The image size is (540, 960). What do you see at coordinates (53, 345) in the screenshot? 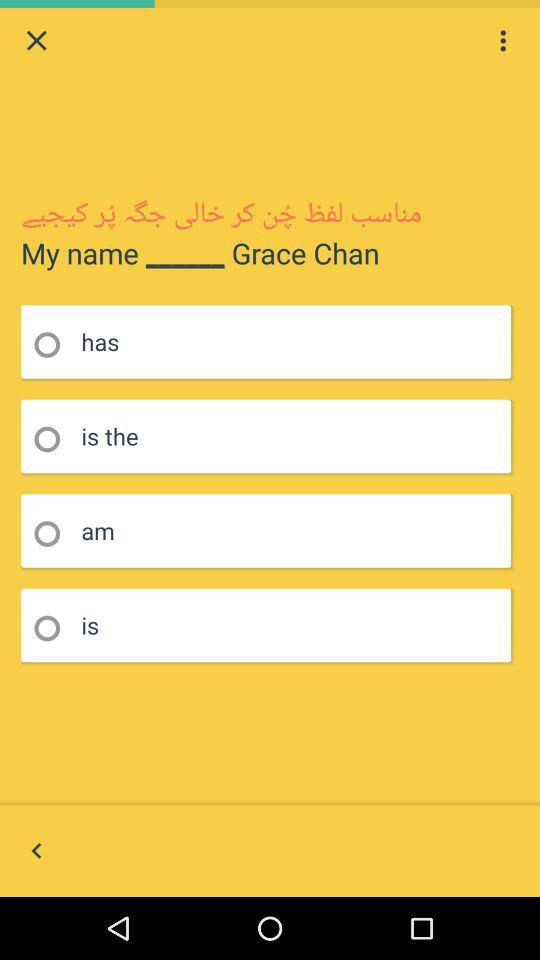
I see `click radio button` at bounding box center [53, 345].